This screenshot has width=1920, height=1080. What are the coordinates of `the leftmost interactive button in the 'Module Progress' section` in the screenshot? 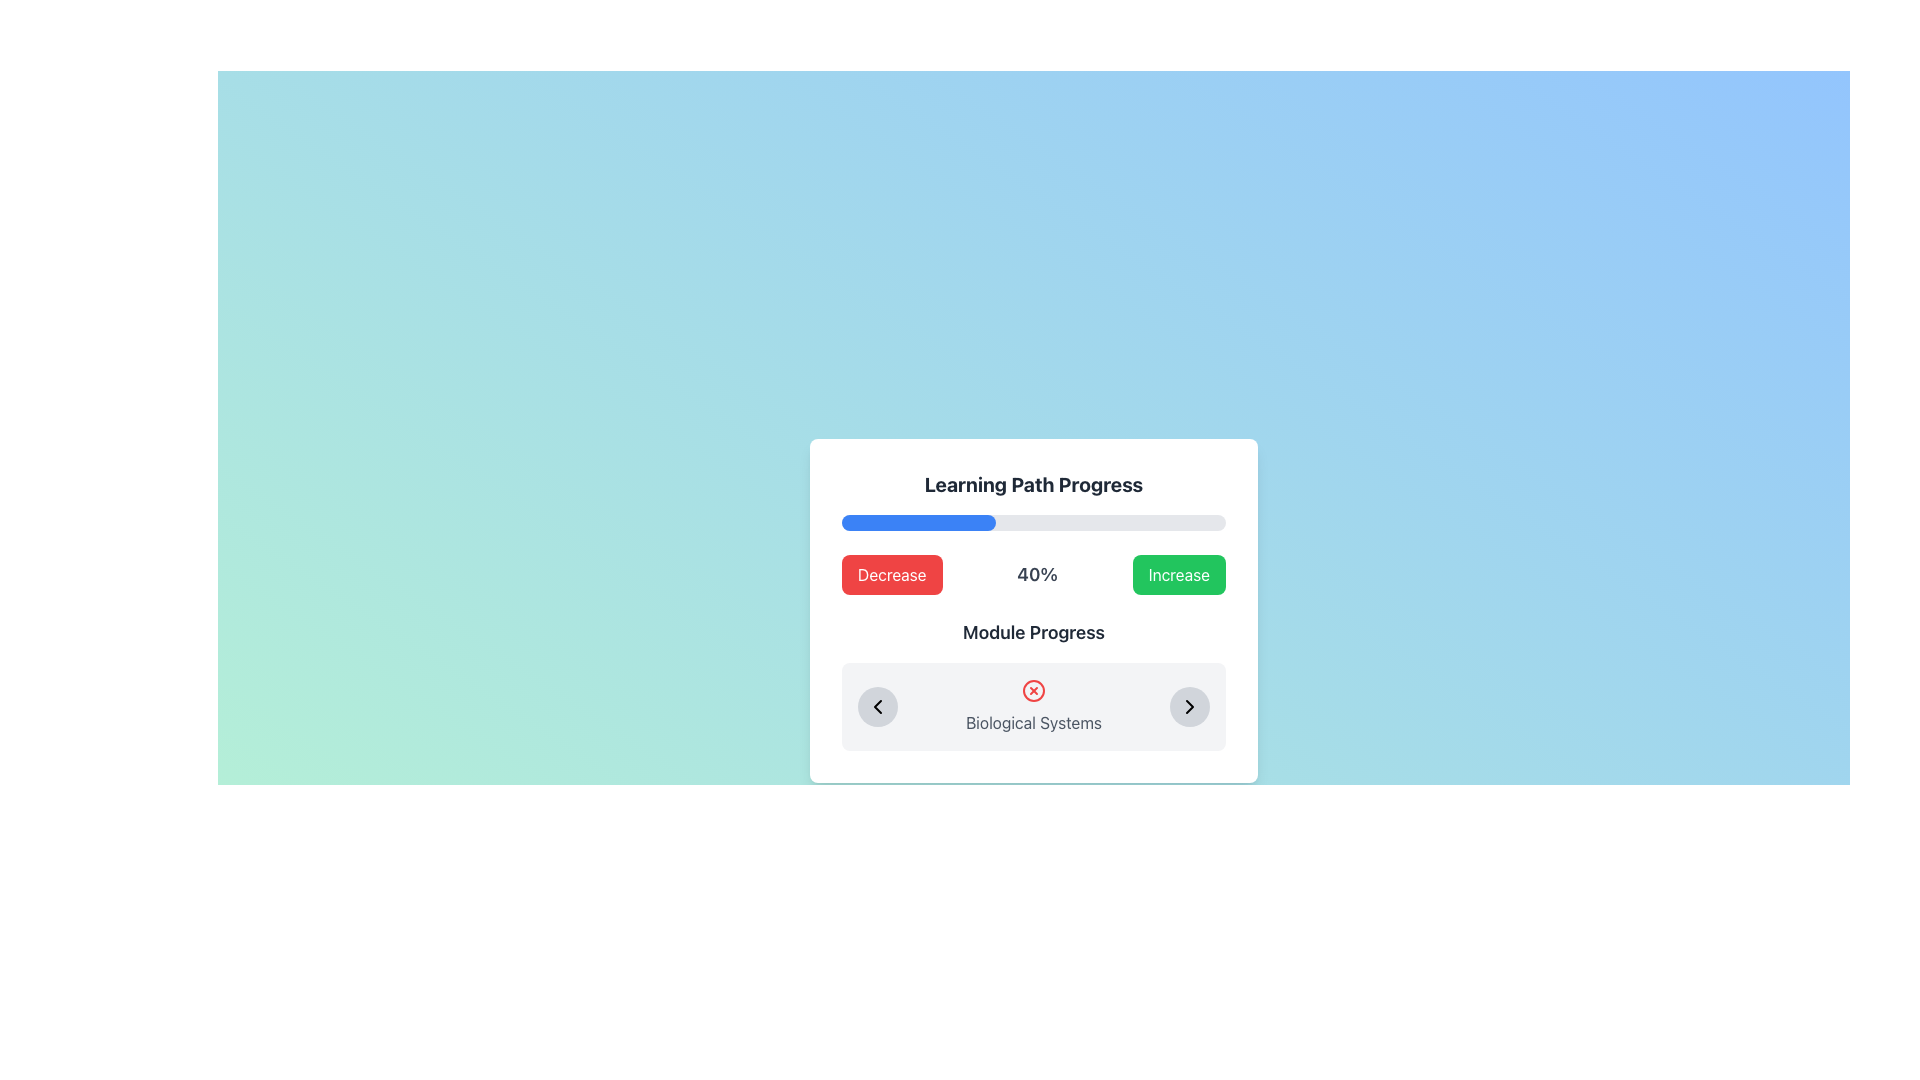 It's located at (878, 705).